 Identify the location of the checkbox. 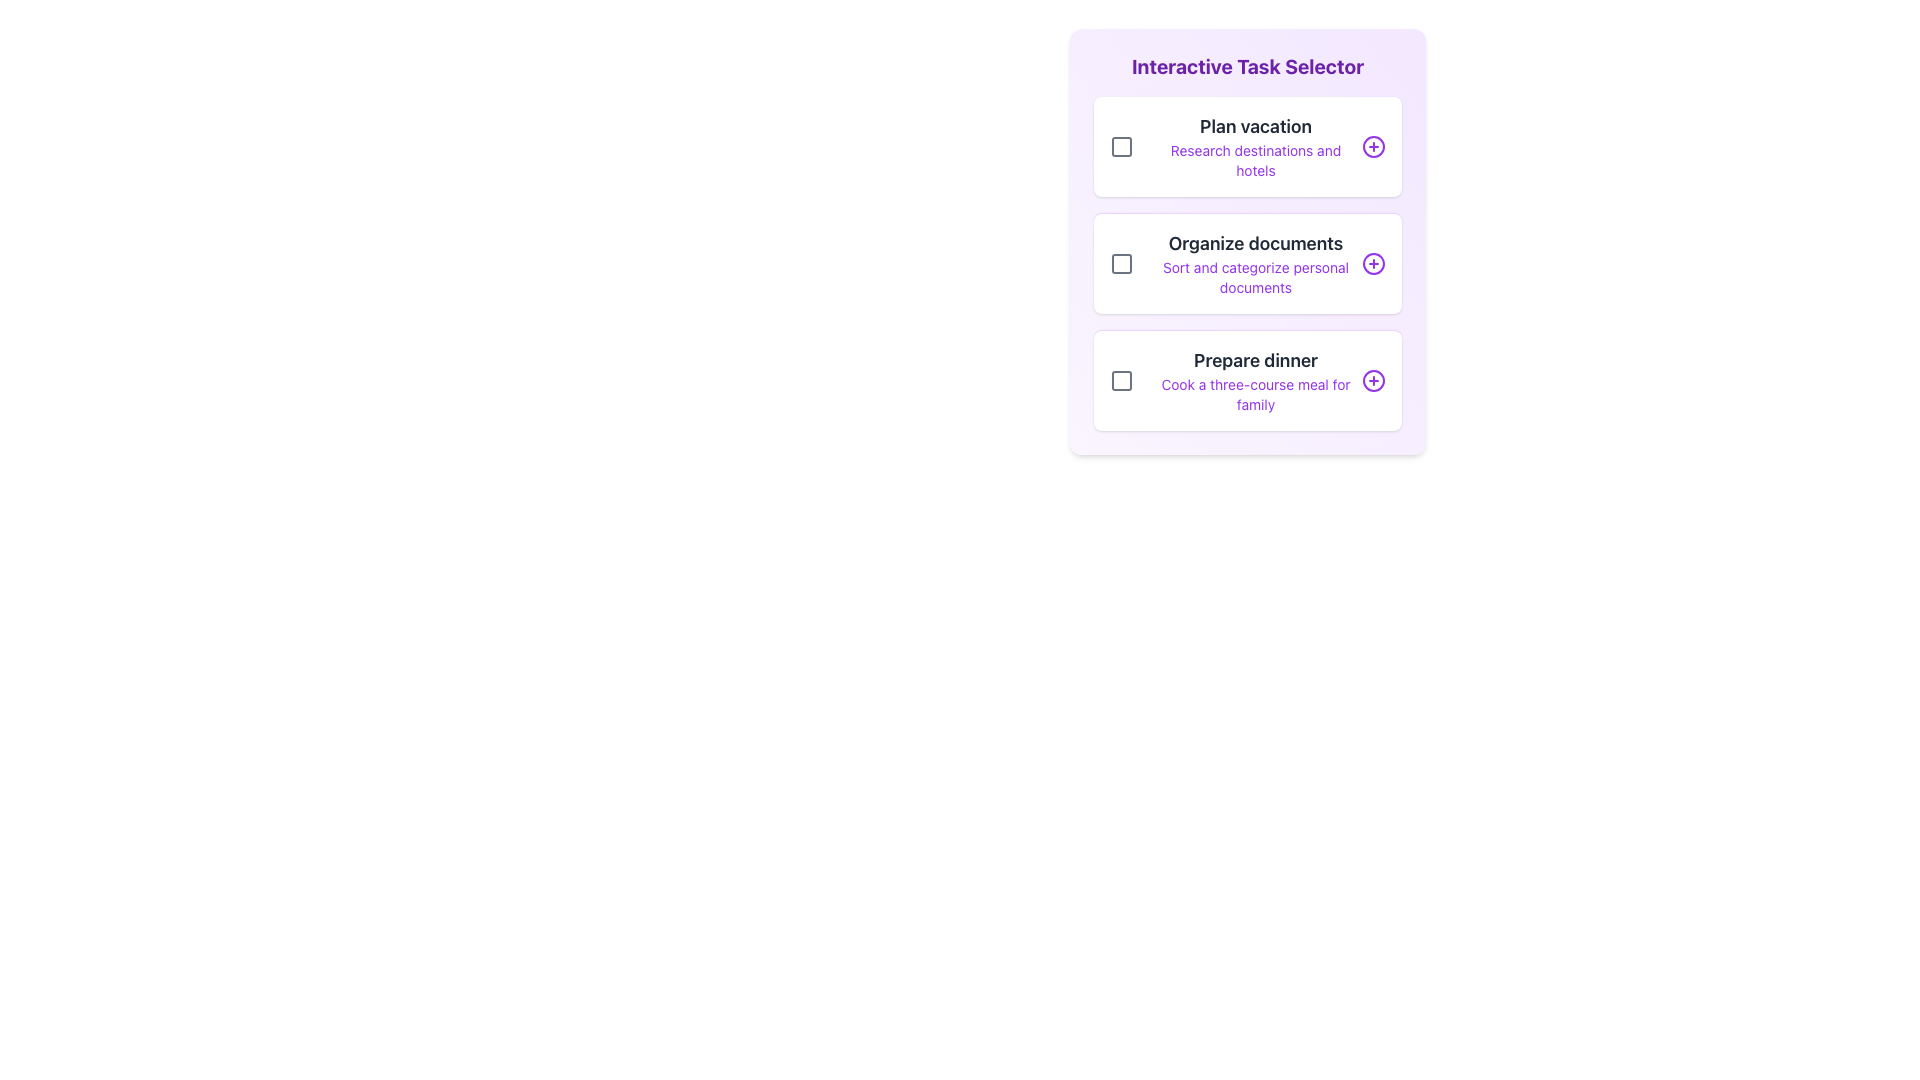
(1122, 262).